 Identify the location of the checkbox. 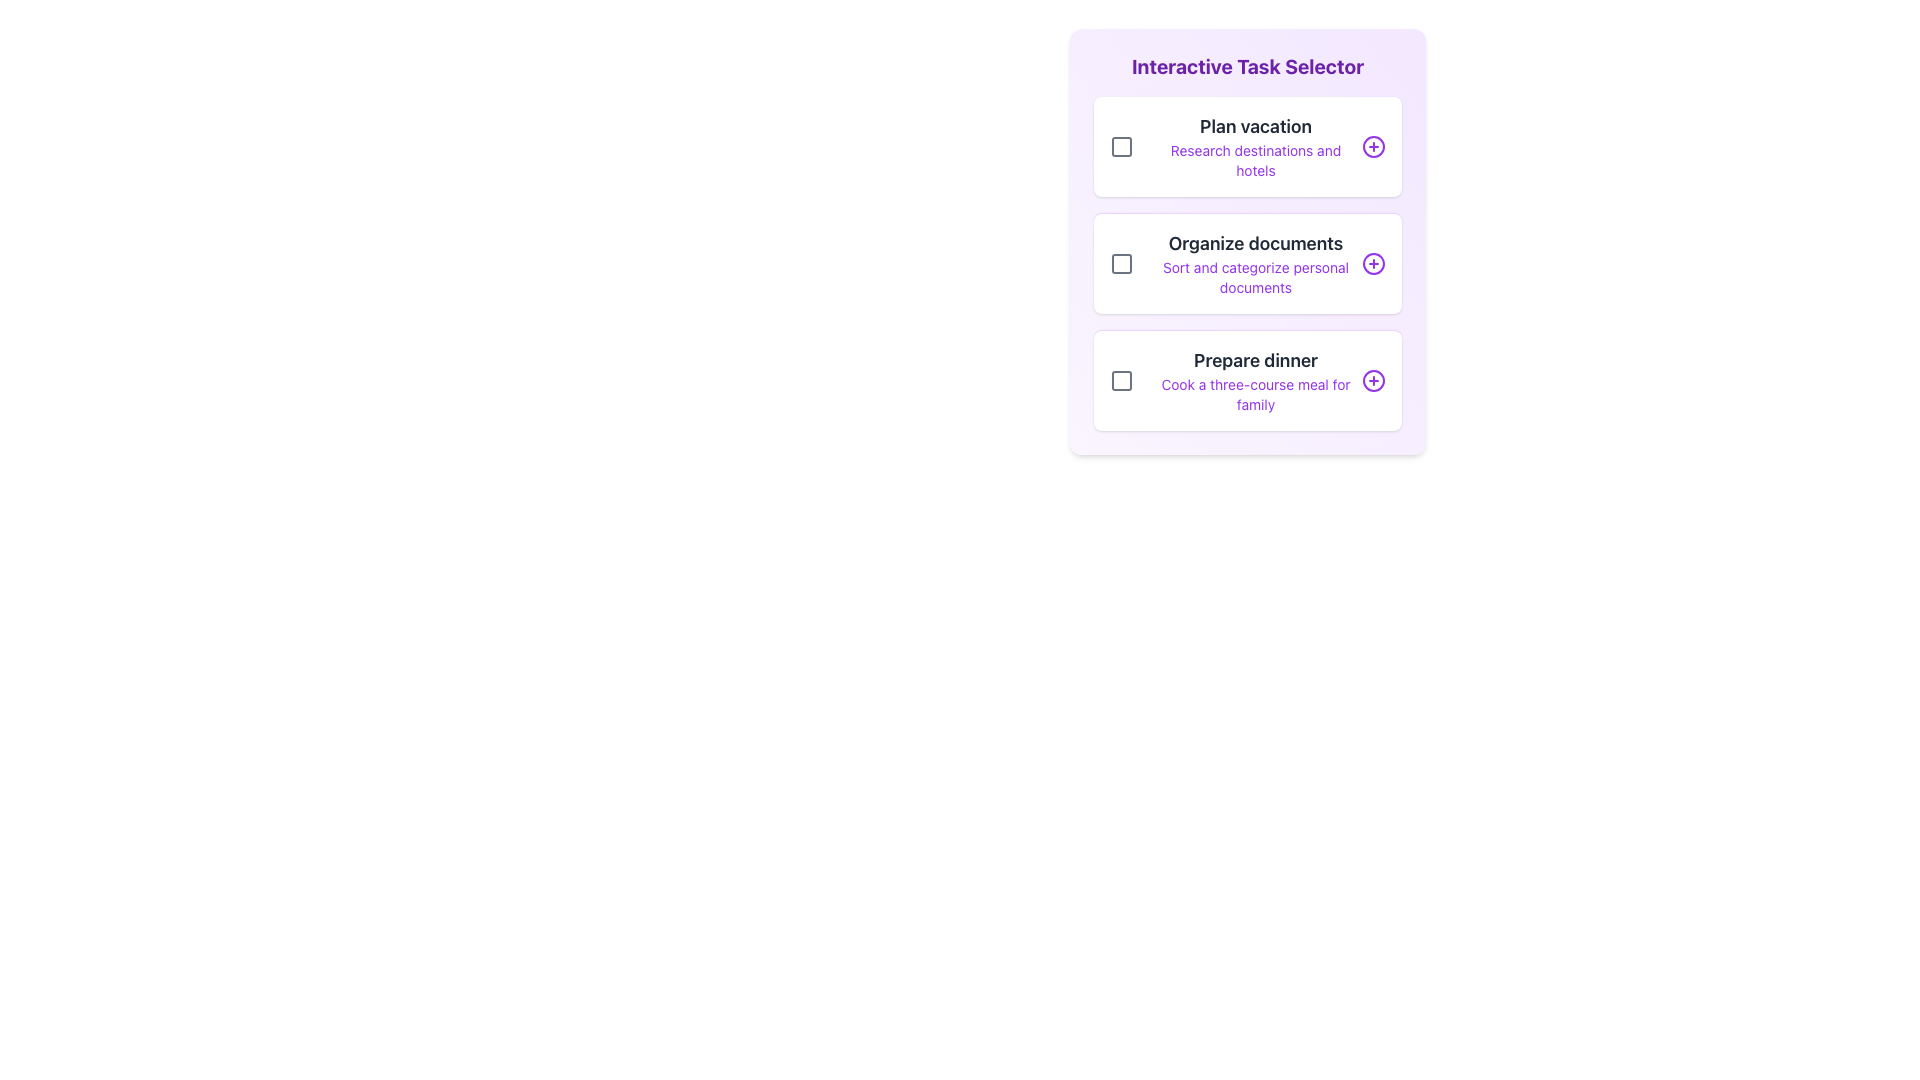
(1122, 262).